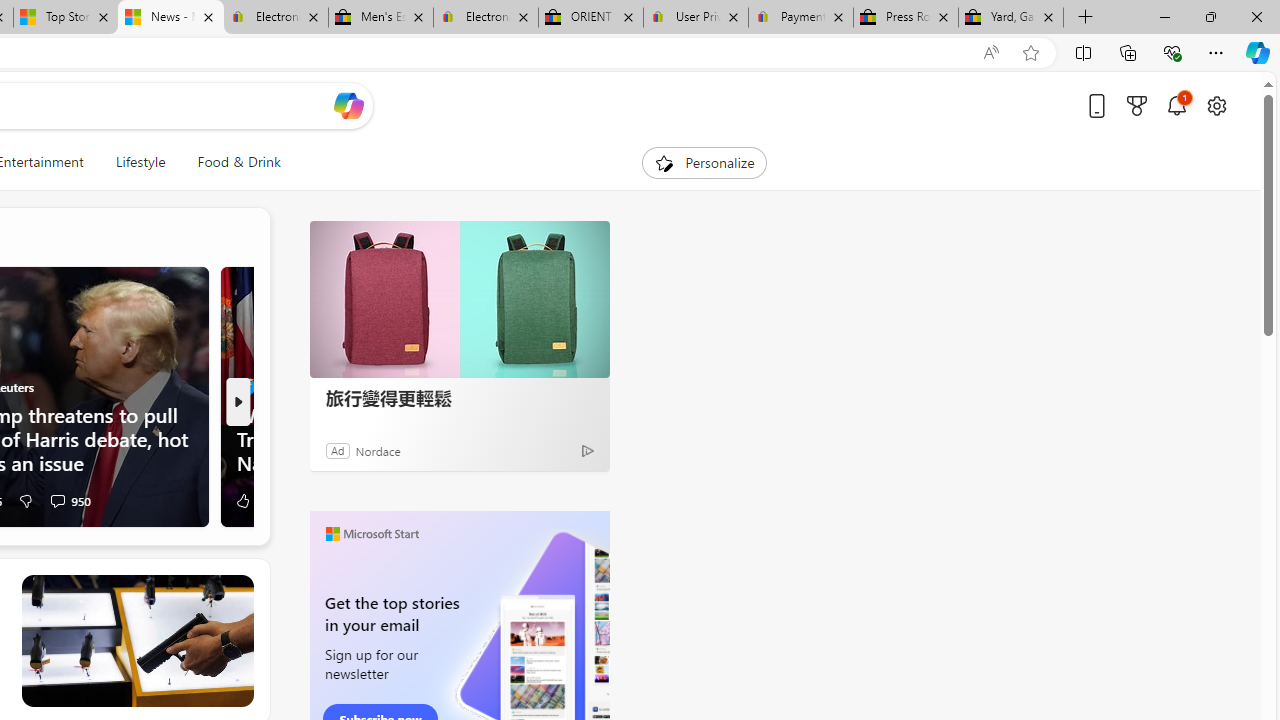  I want to click on 'Payments Terms of Use | eBay.com', so click(800, 17).